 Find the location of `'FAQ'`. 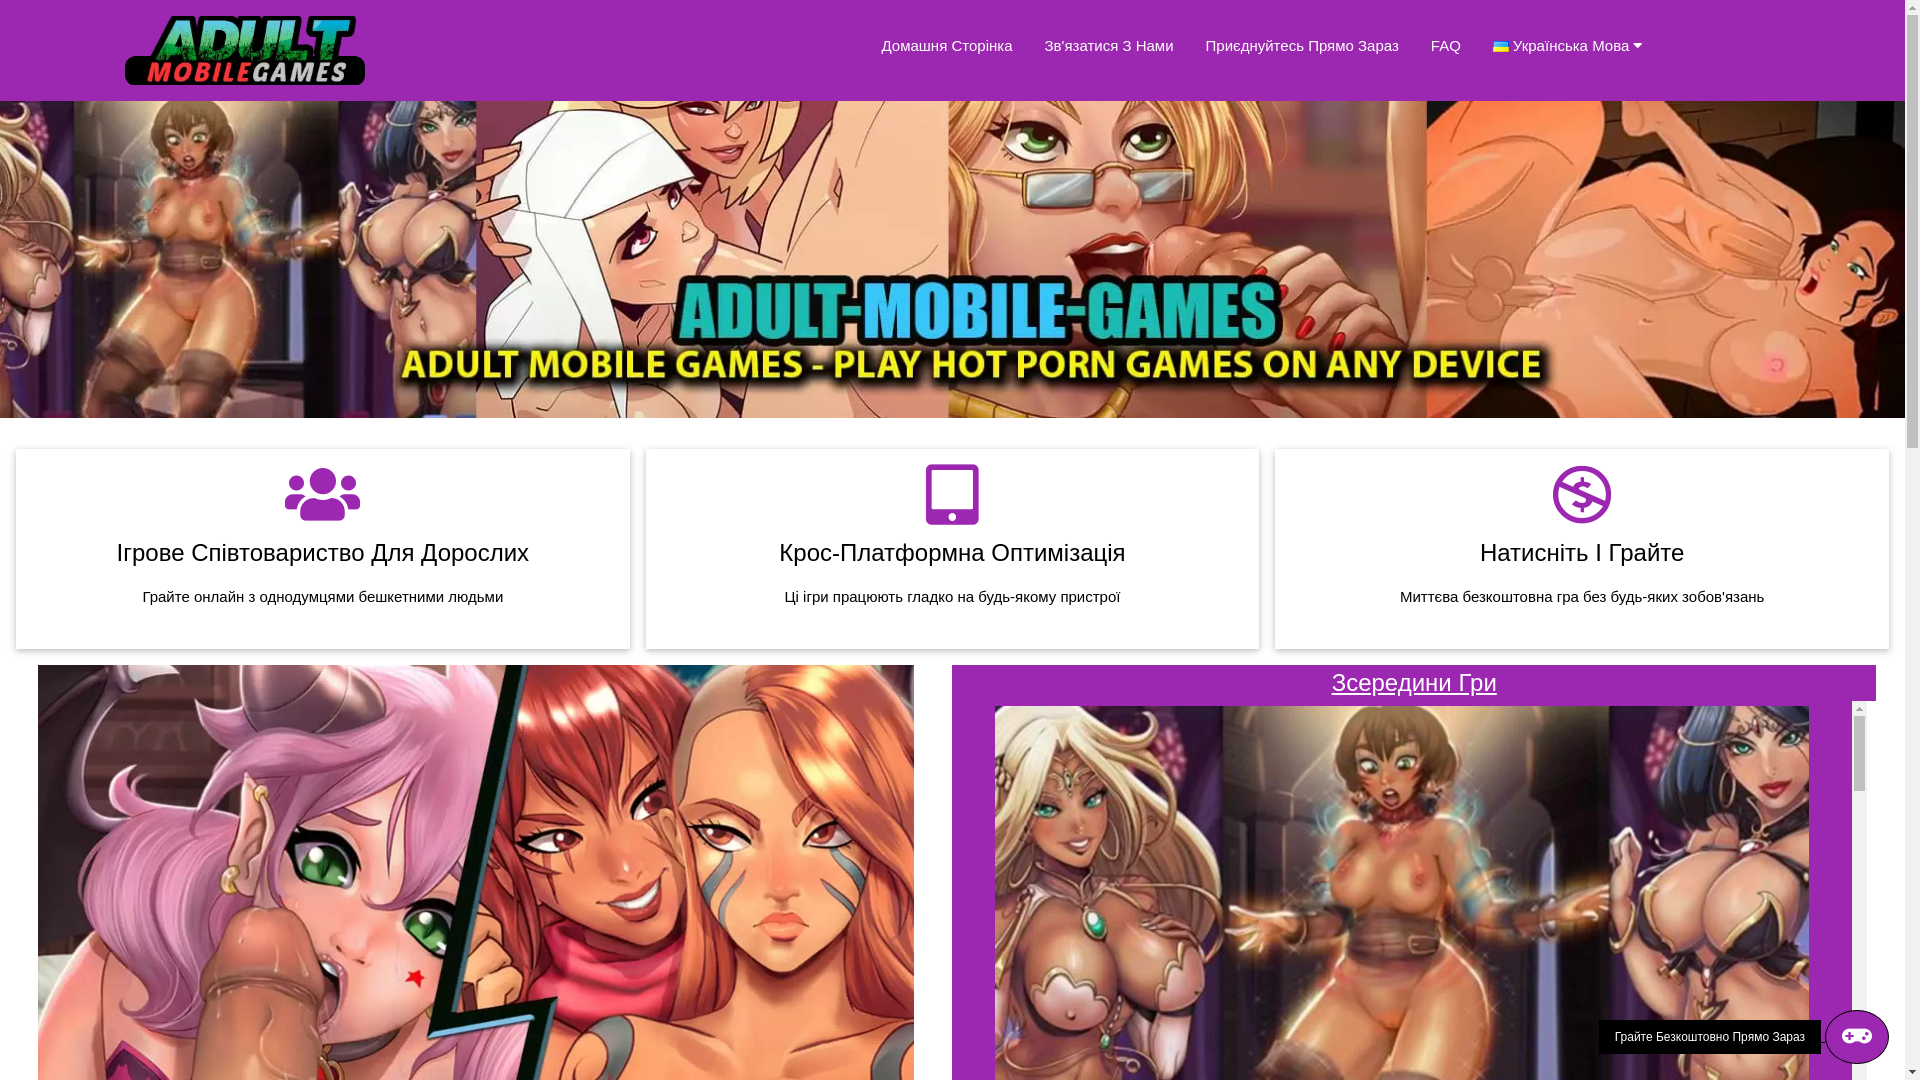

'FAQ' is located at coordinates (1445, 45).